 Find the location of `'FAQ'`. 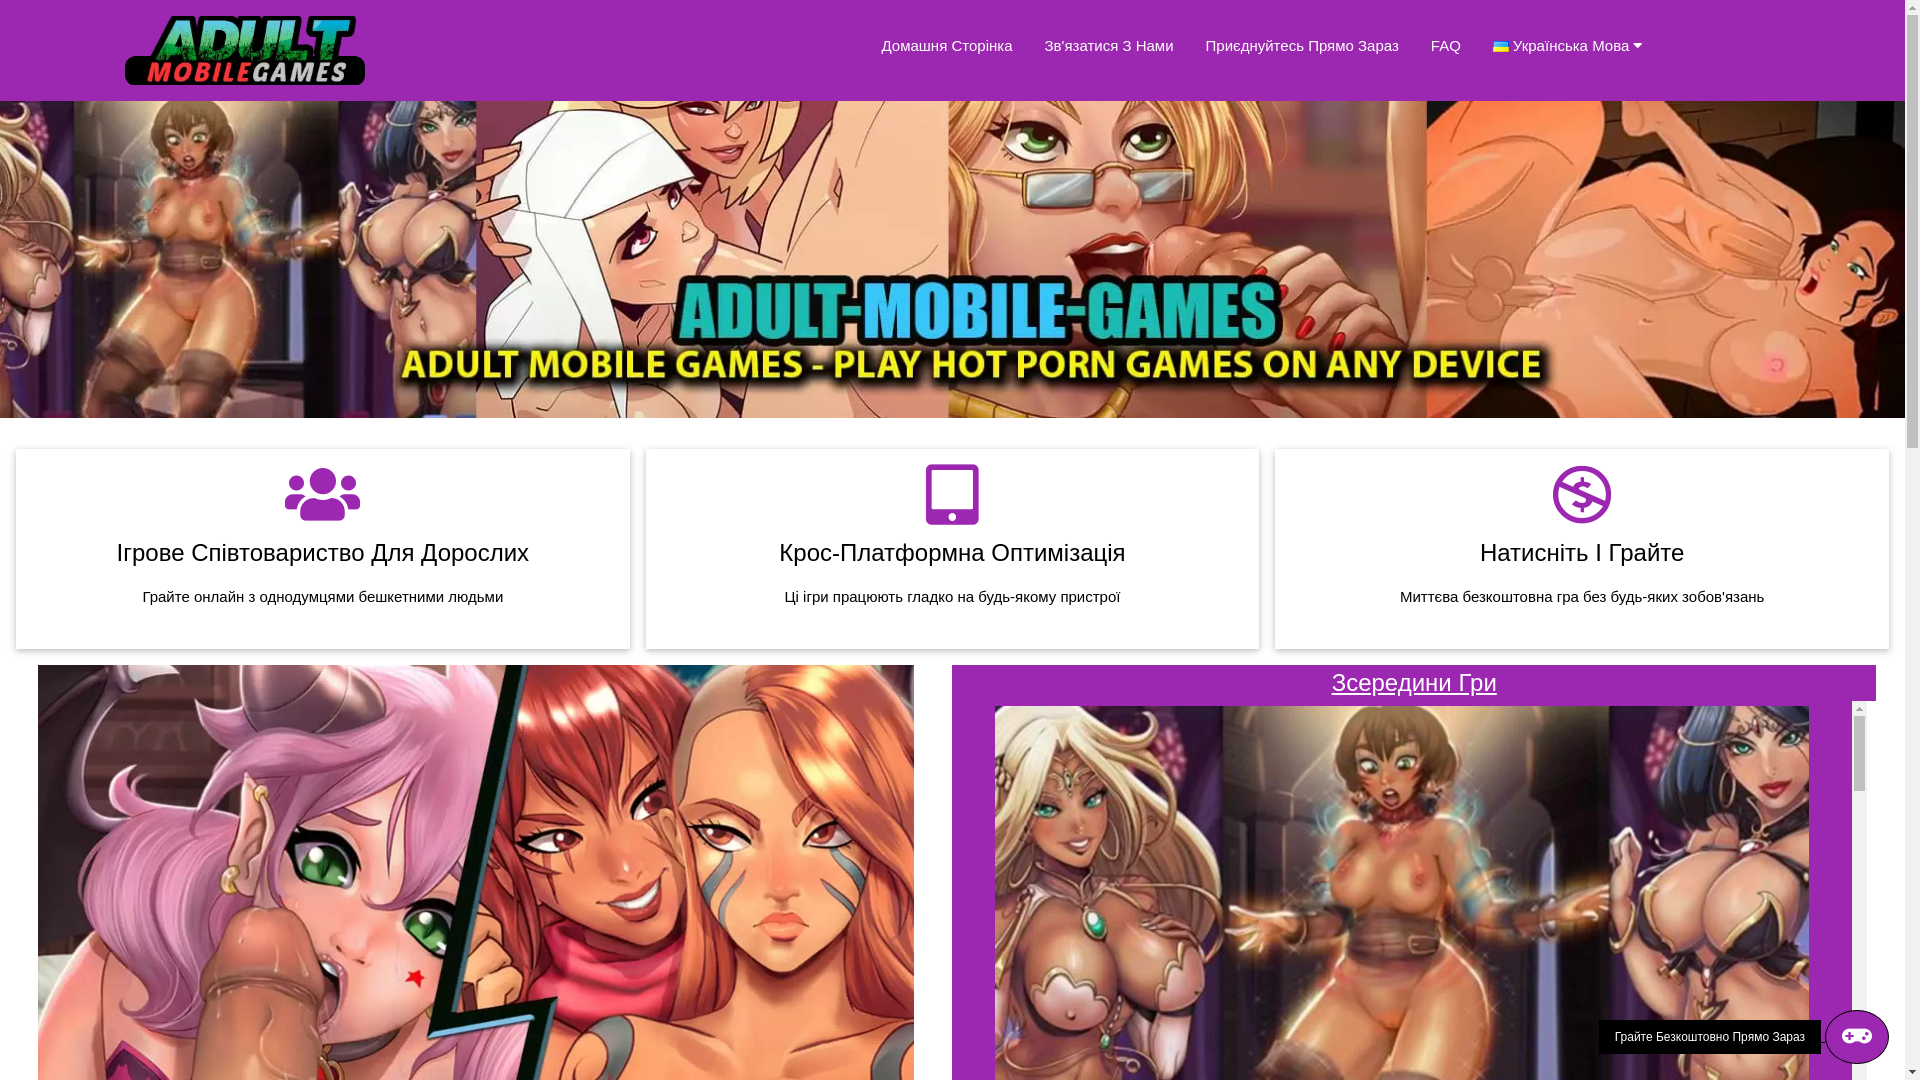

'FAQ' is located at coordinates (1445, 45).